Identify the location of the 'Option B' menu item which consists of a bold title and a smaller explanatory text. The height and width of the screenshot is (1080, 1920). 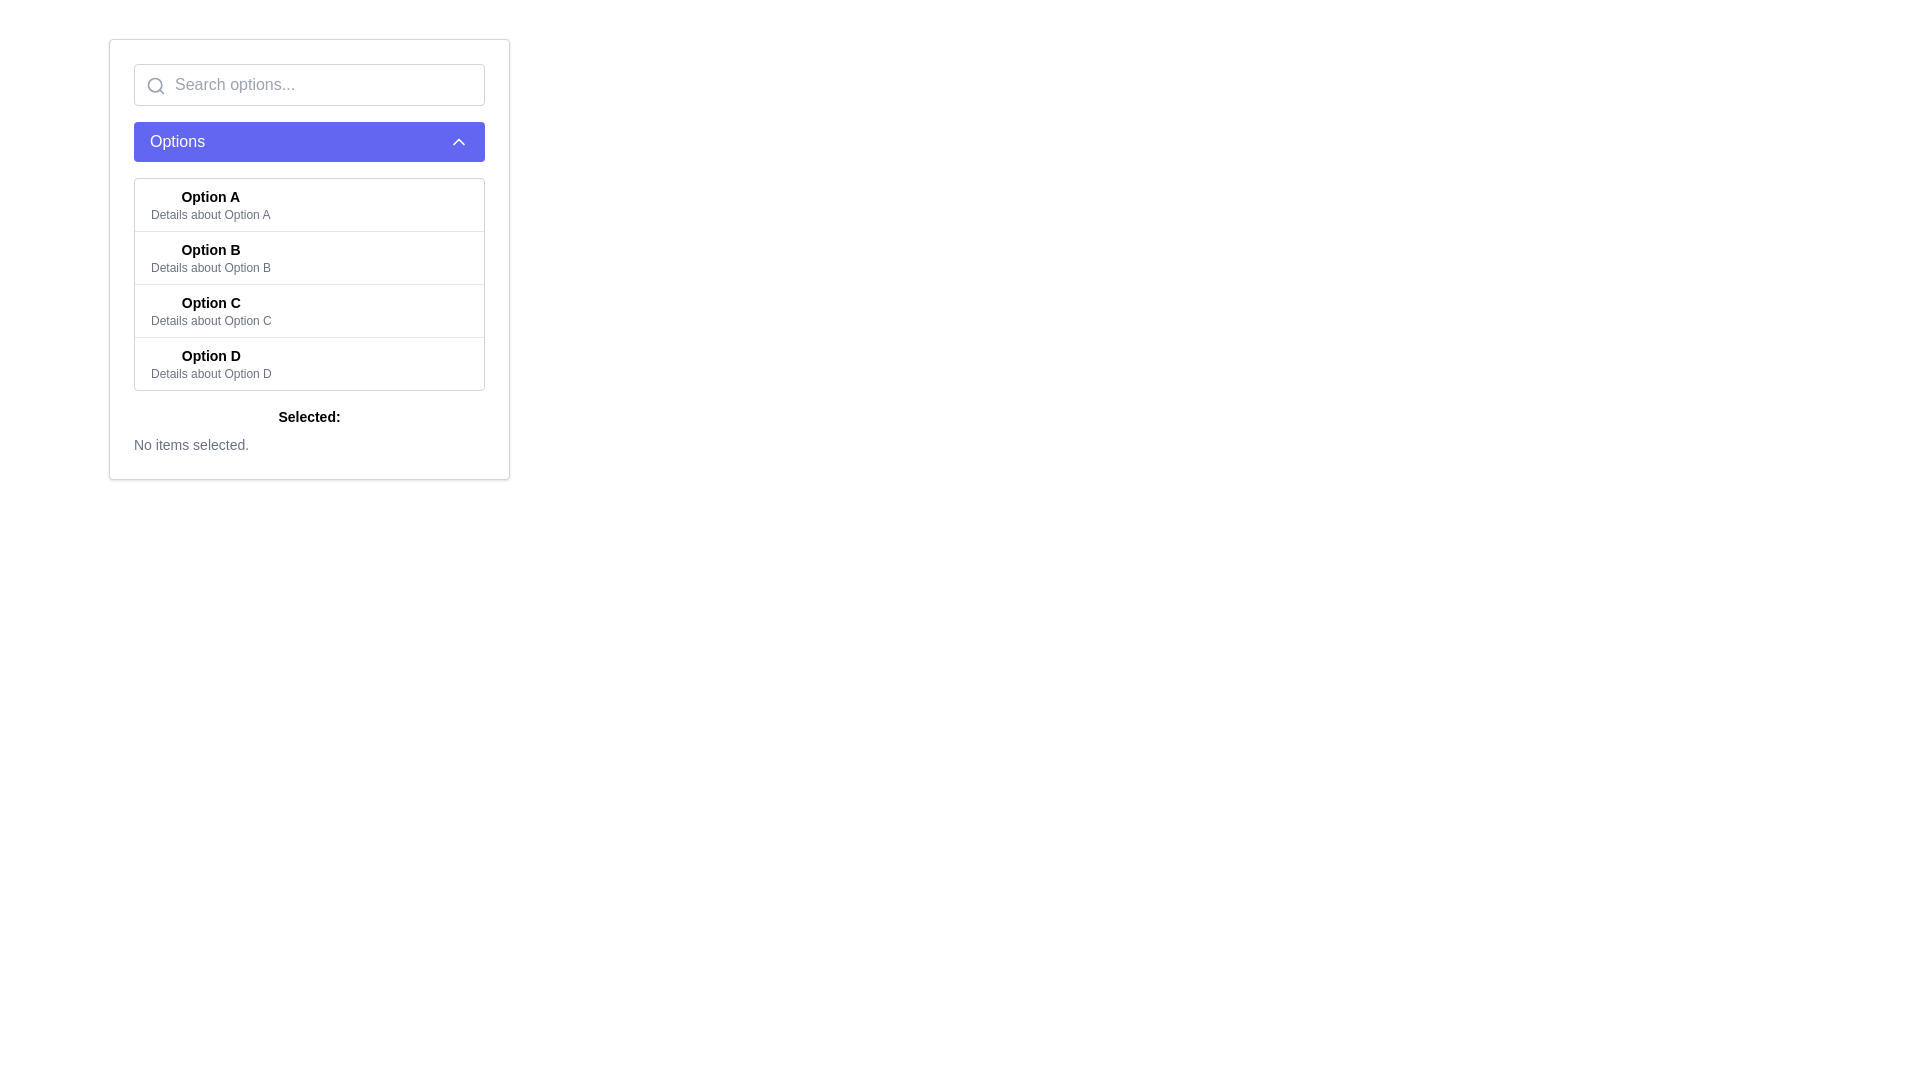
(211, 257).